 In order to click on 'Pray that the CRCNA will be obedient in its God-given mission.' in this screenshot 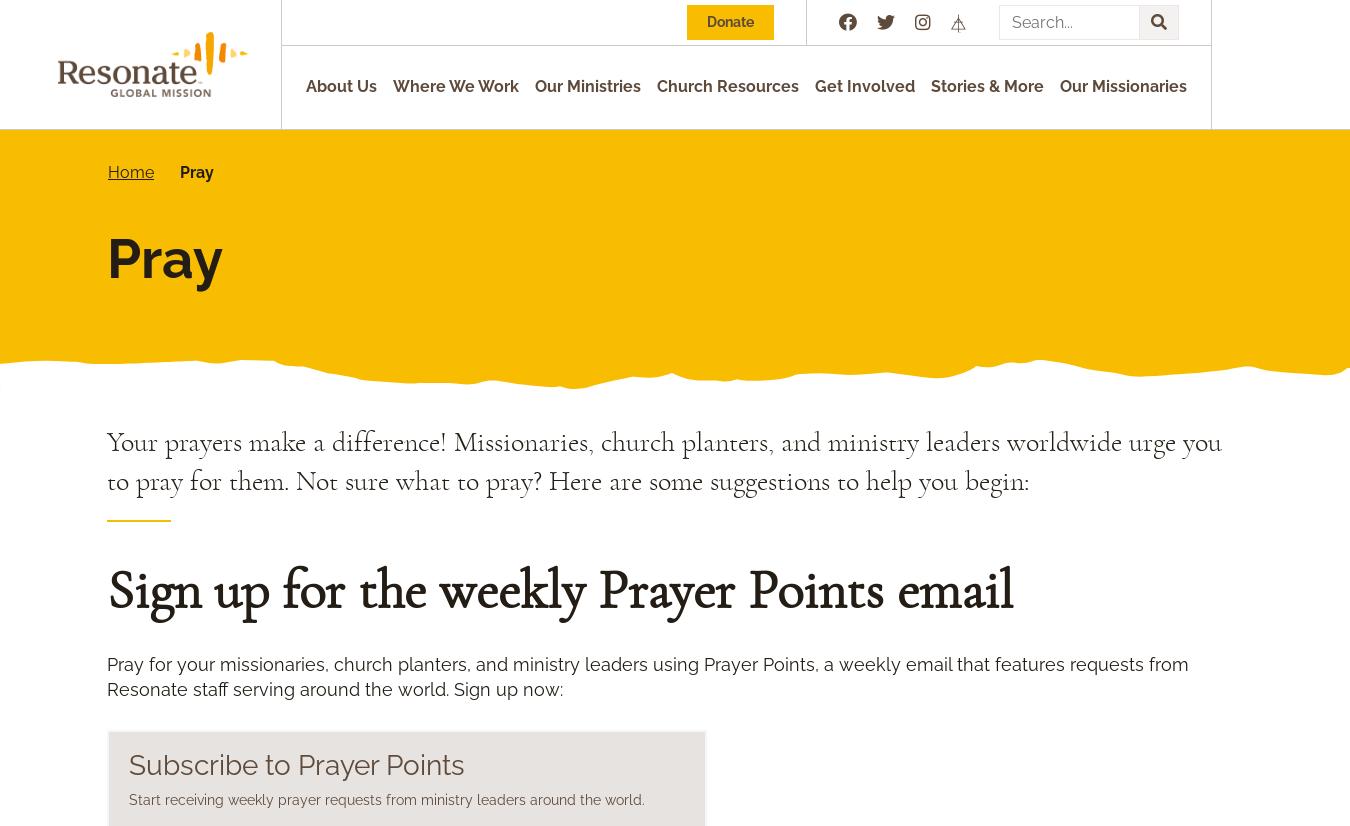, I will do `click(429, 711)`.